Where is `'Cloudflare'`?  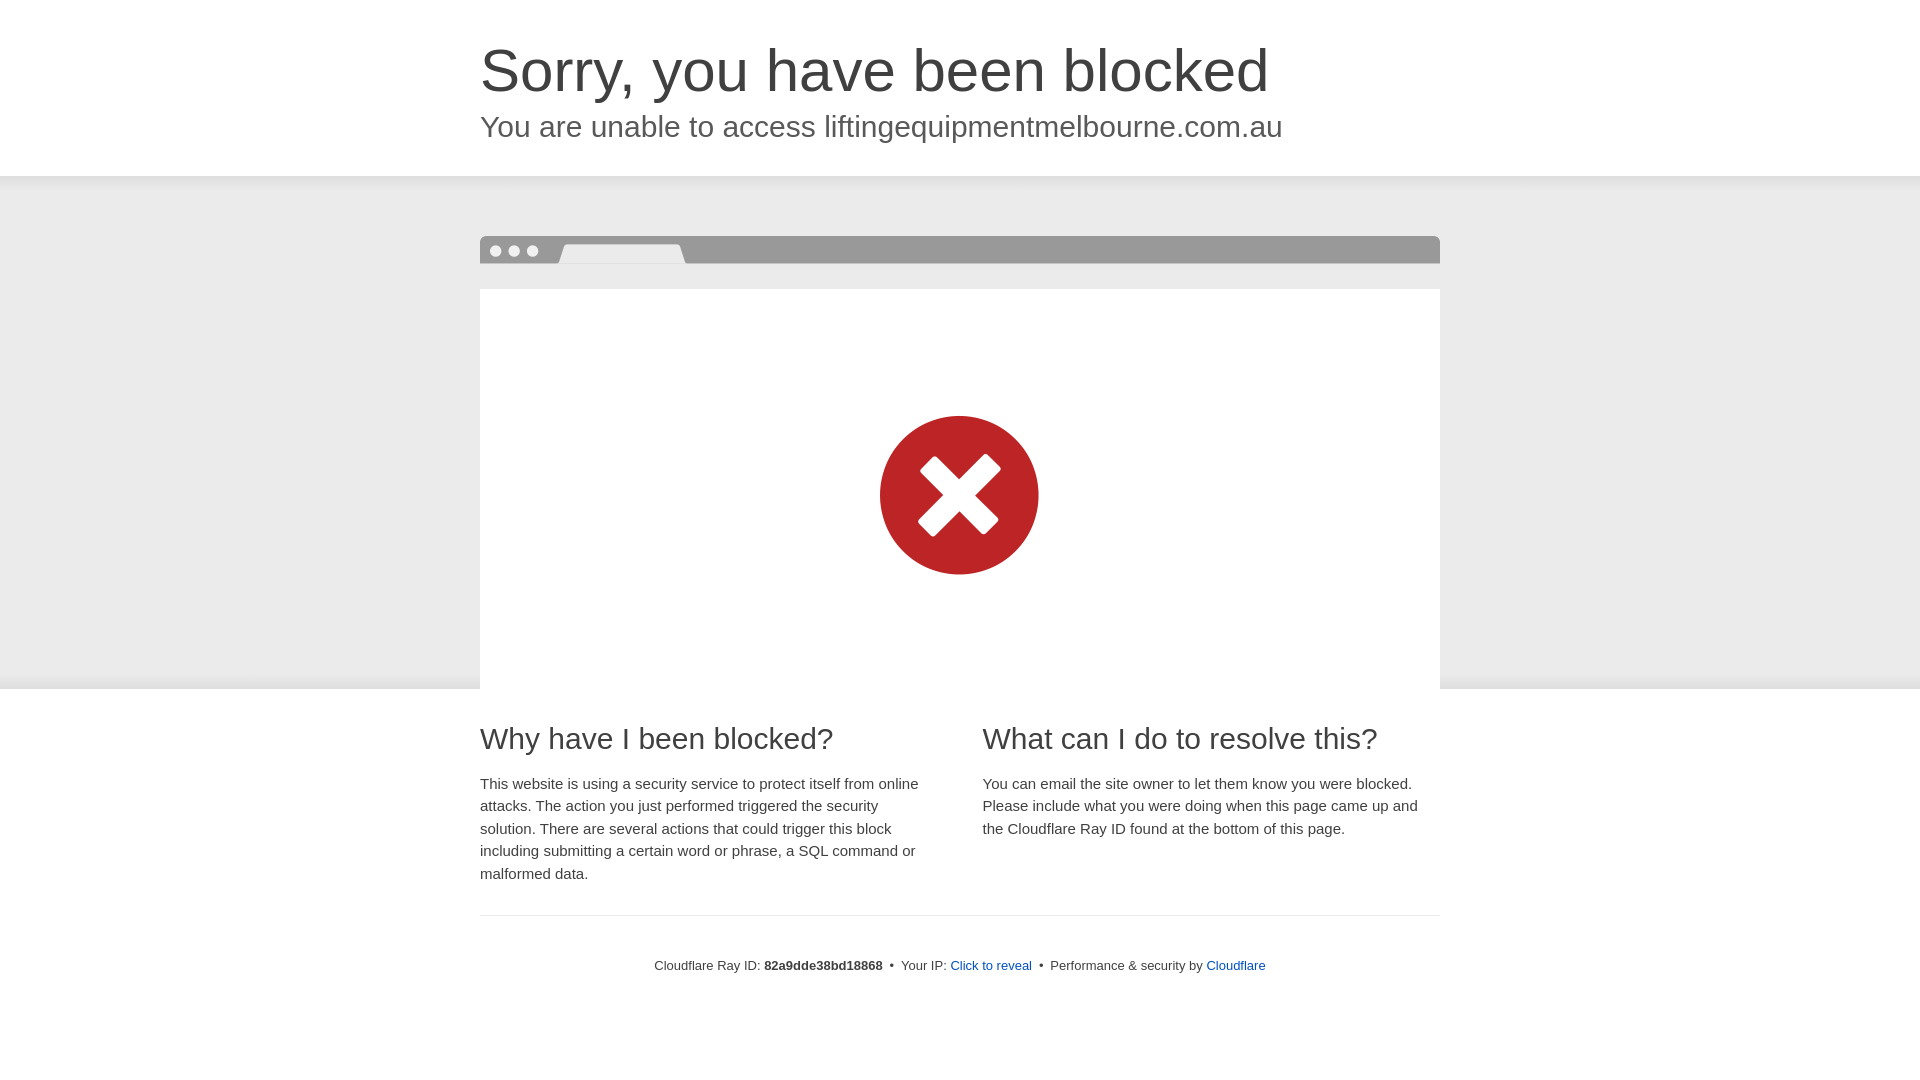
'Cloudflare' is located at coordinates (1204, 964).